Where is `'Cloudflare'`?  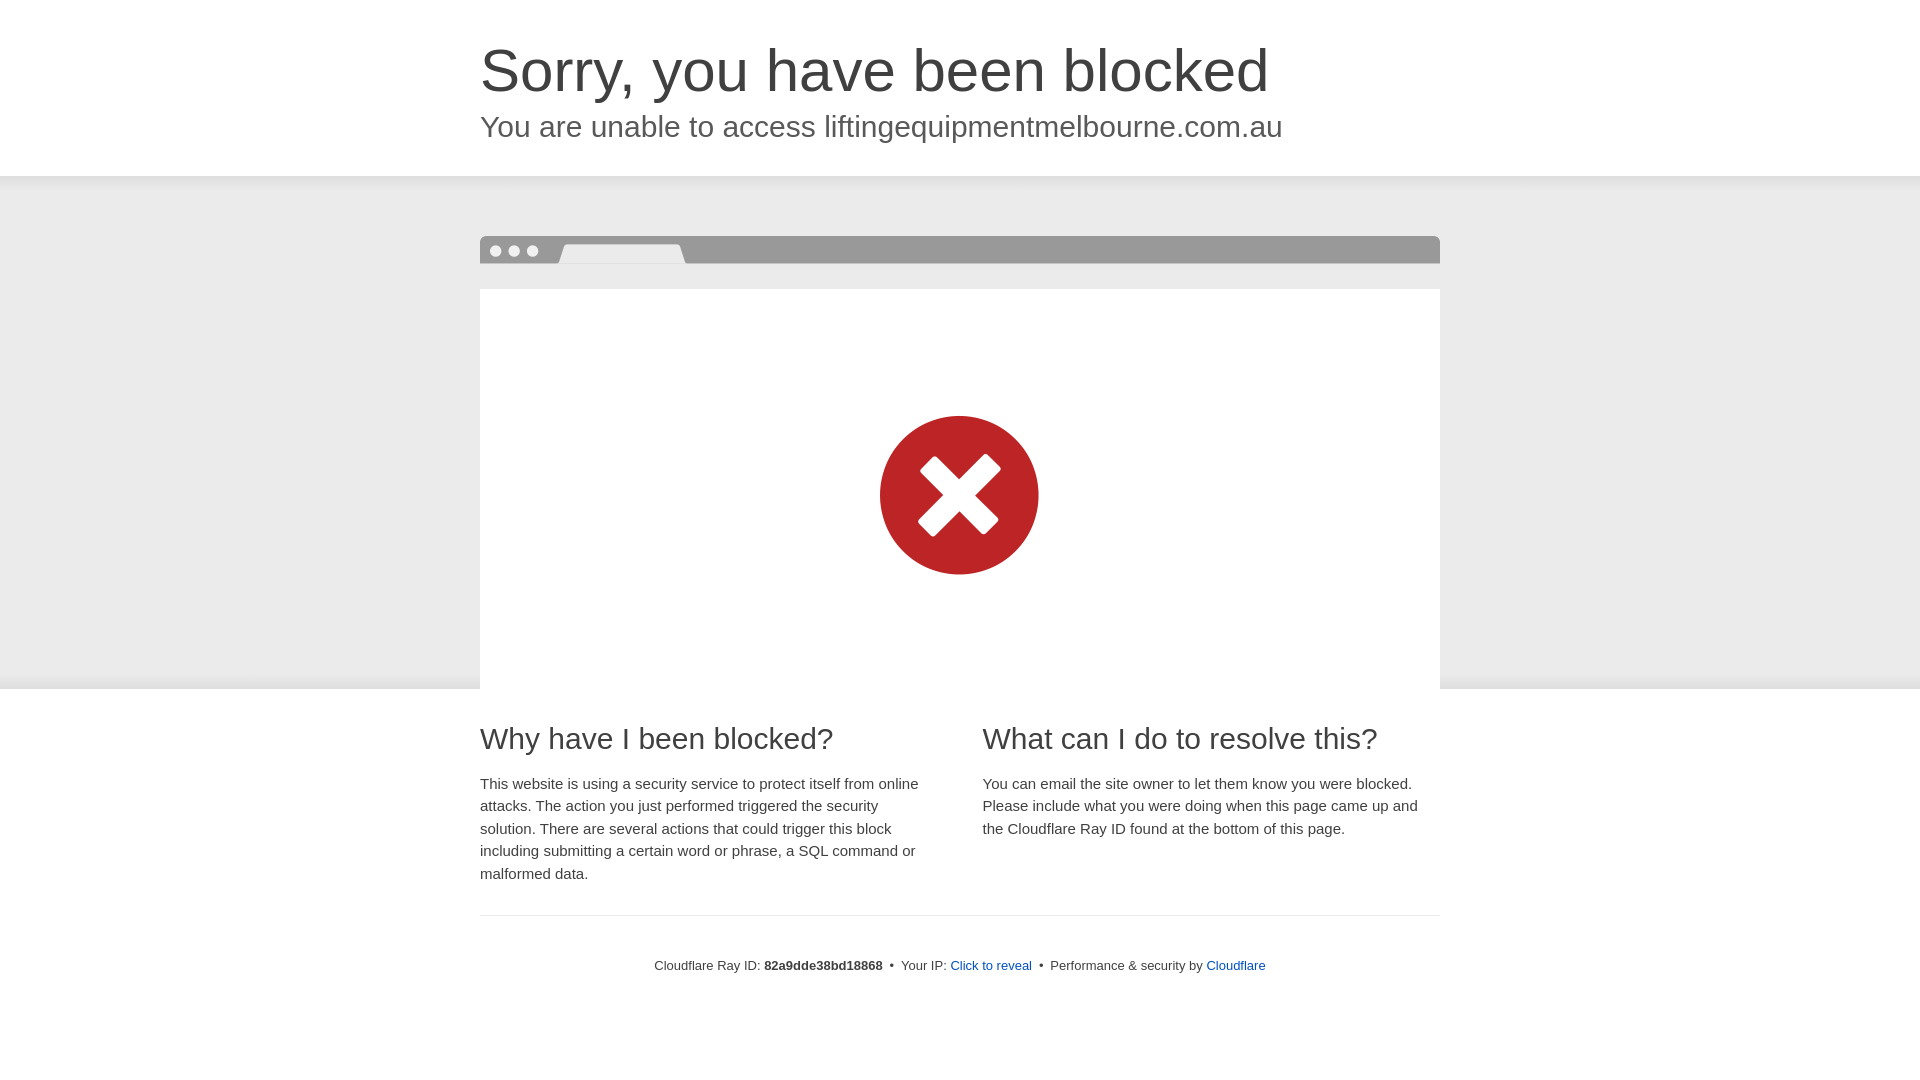
'Cloudflare' is located at coordinates (1204, 964).